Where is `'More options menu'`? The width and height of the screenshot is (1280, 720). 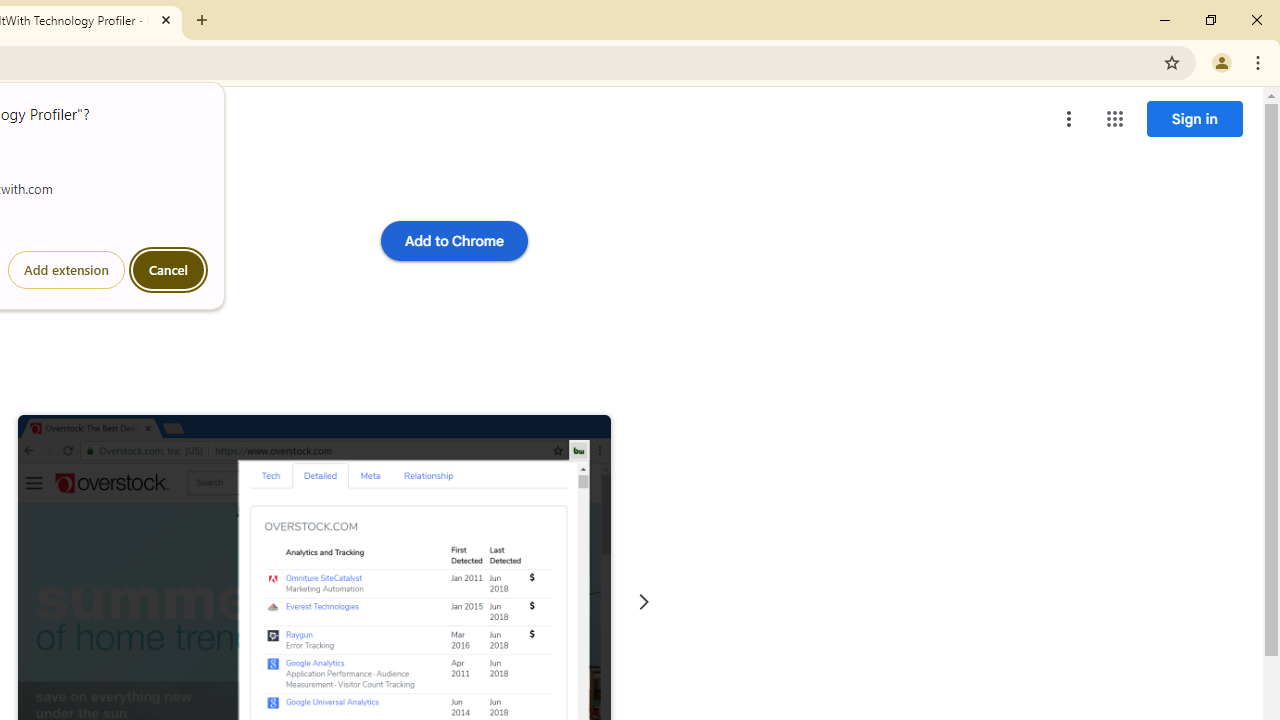 'More options menu' is located at coordinates (1068, 119).